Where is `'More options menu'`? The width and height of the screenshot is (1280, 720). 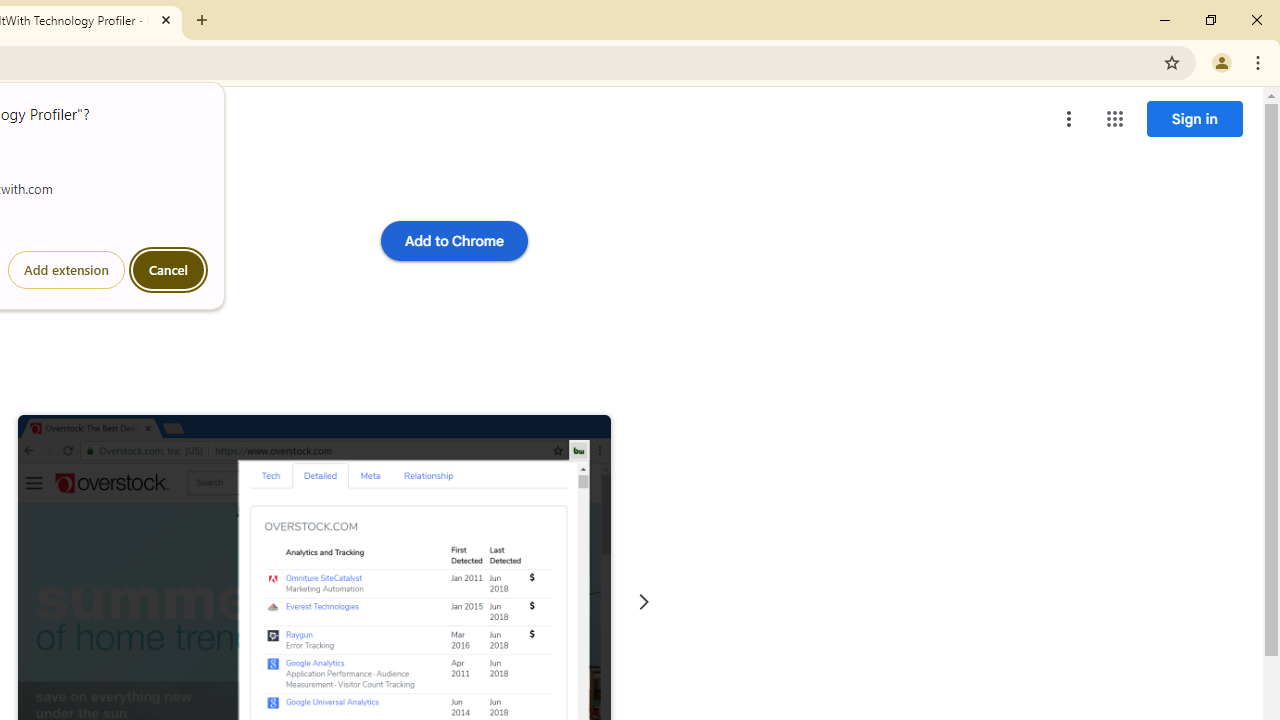 'More options menu' is located at coordinates (1068, 119).